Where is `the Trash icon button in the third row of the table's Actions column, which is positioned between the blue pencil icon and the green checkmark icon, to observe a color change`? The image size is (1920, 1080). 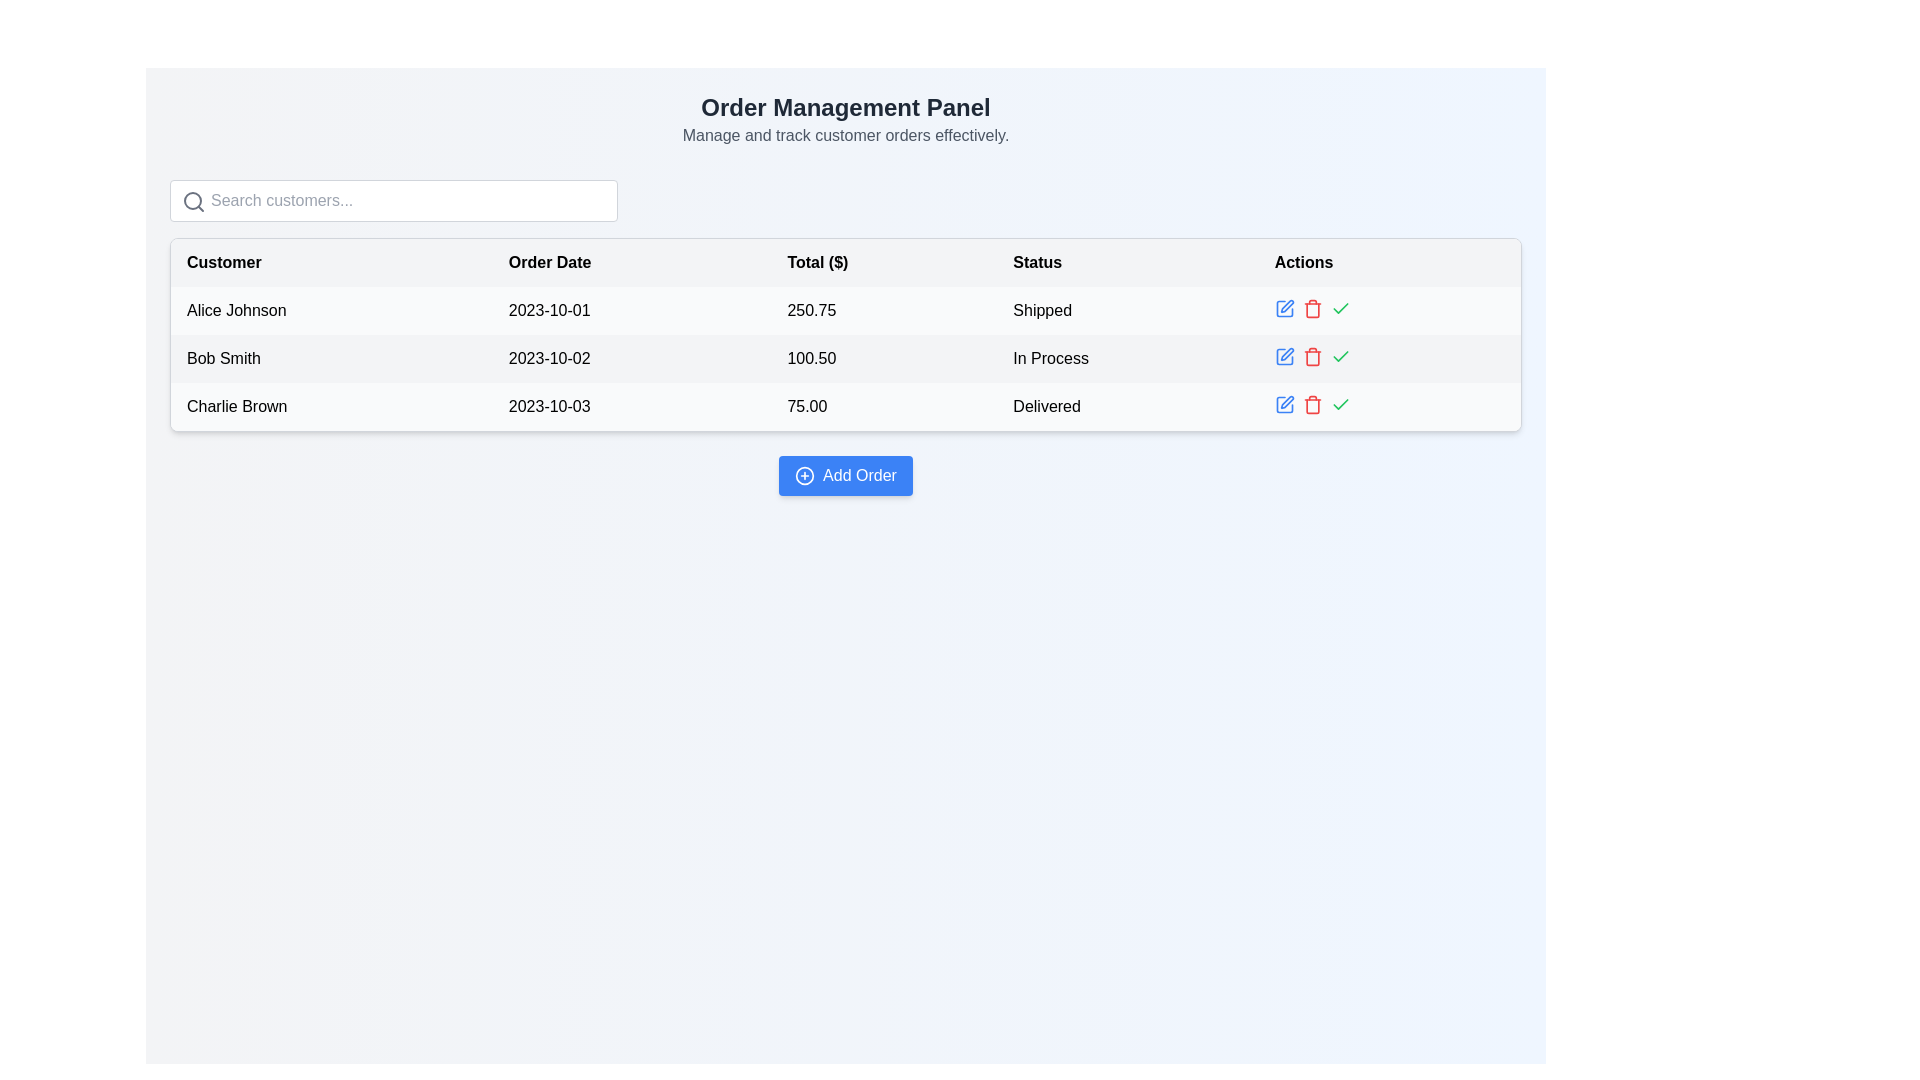
the Trash icon button in the third row of the table's Actions column, which is positioned between the blue pencil icon and the green checkmark icon, to observe a color change is located at coordinates (1312, 405).